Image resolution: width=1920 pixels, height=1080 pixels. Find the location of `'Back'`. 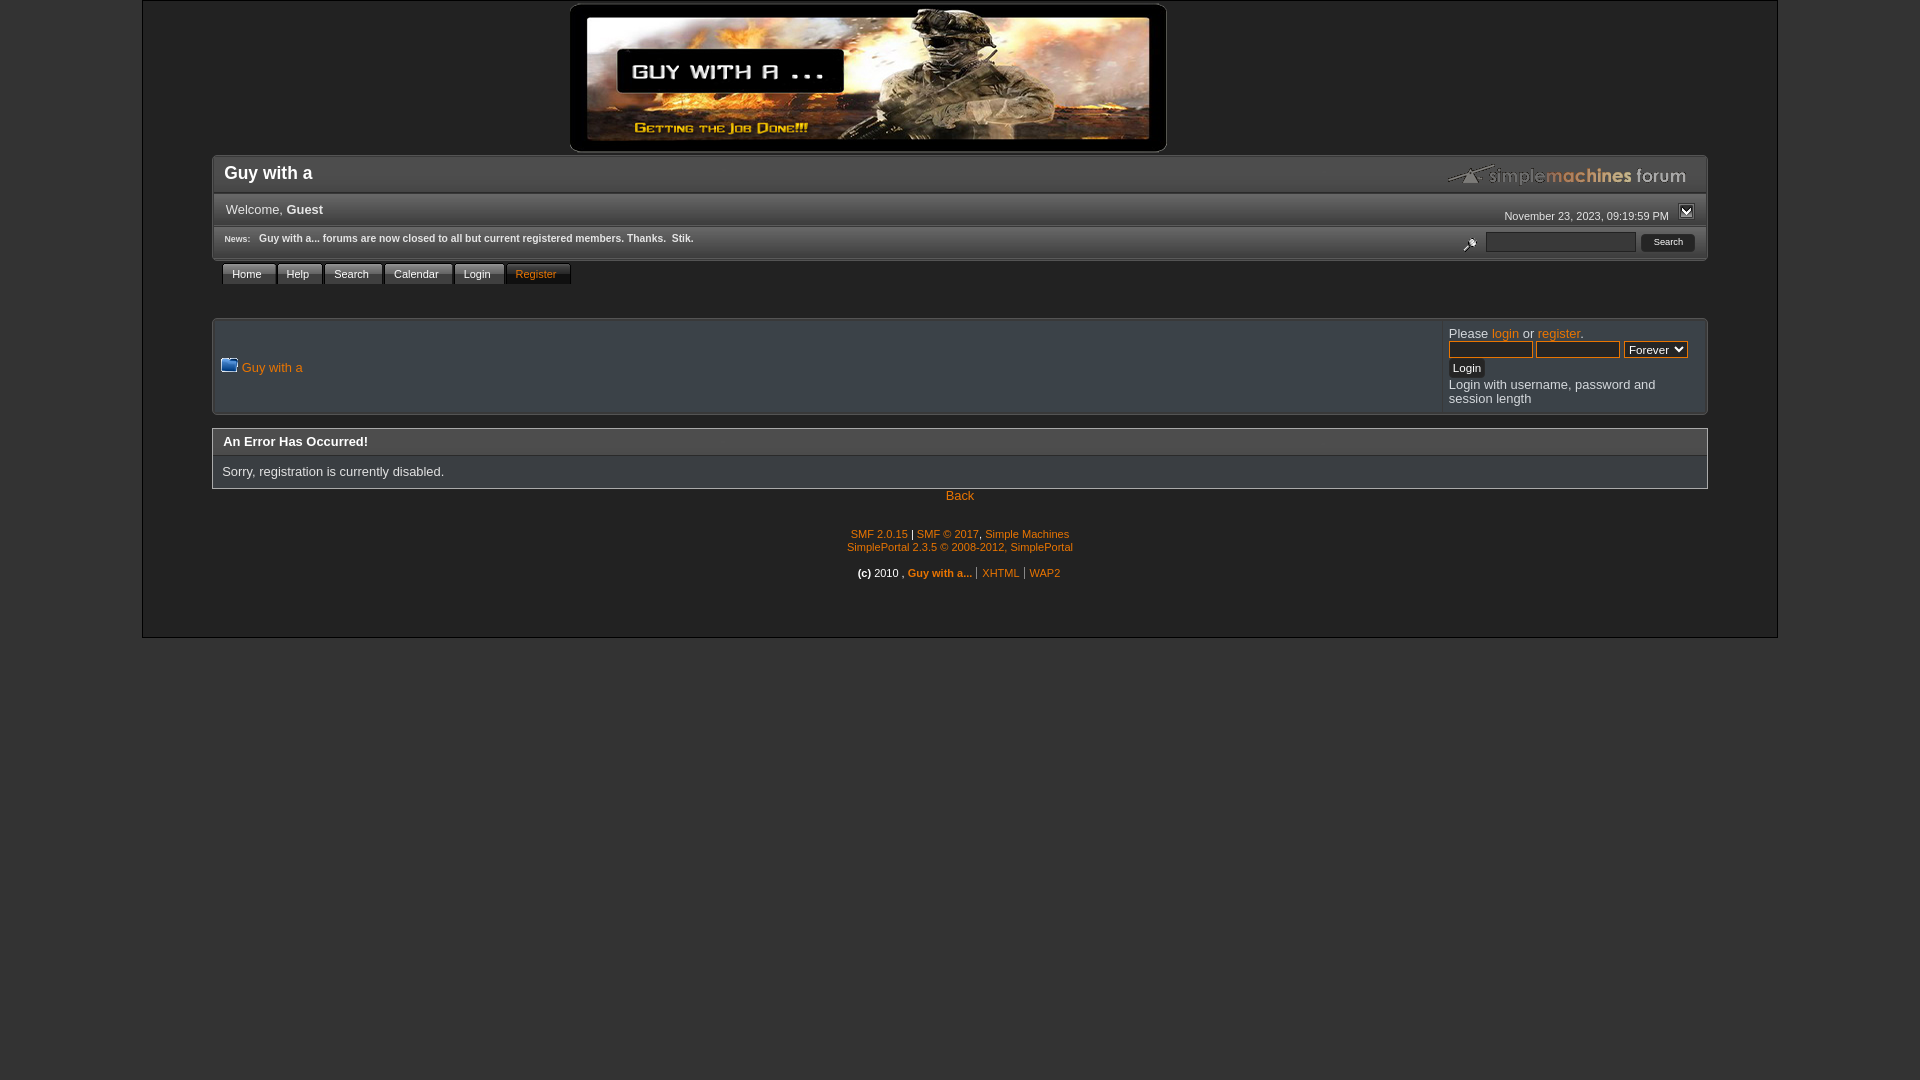

'Back' is located at coordinates (960, 495).